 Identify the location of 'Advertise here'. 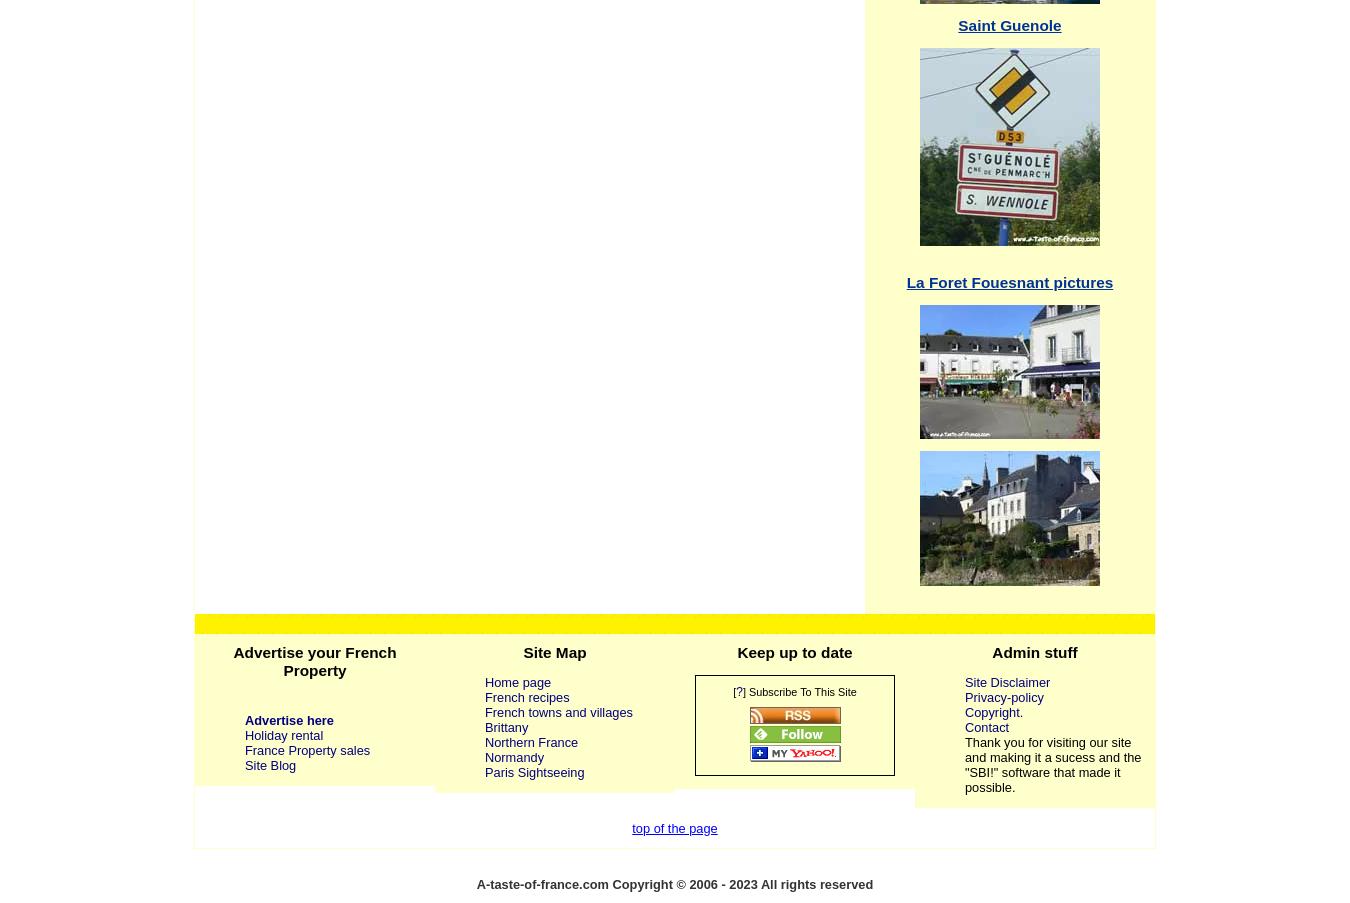
(244, 719).